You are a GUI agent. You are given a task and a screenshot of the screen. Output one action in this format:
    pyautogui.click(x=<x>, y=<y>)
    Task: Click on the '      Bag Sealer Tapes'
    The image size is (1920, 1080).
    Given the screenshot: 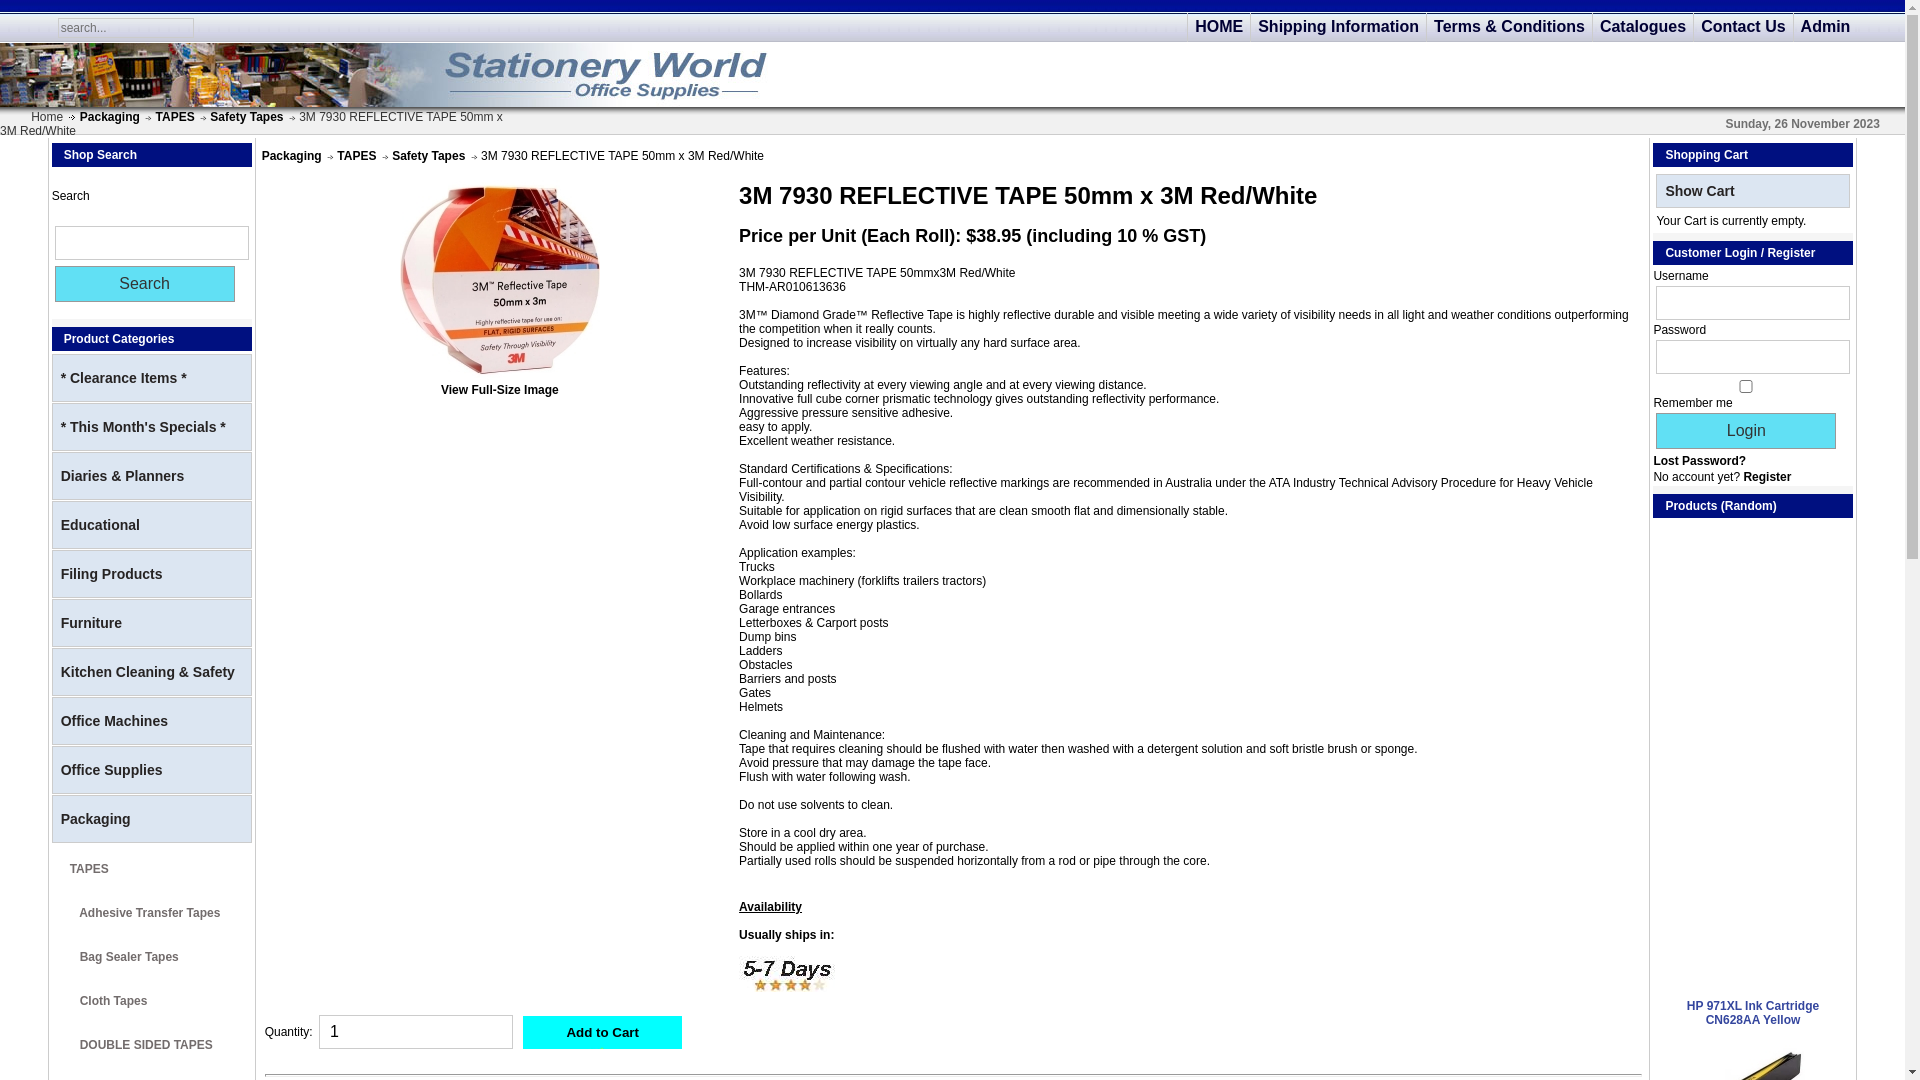 What is the action you would take?
    pyautogui.click(x=151, y=953)
    